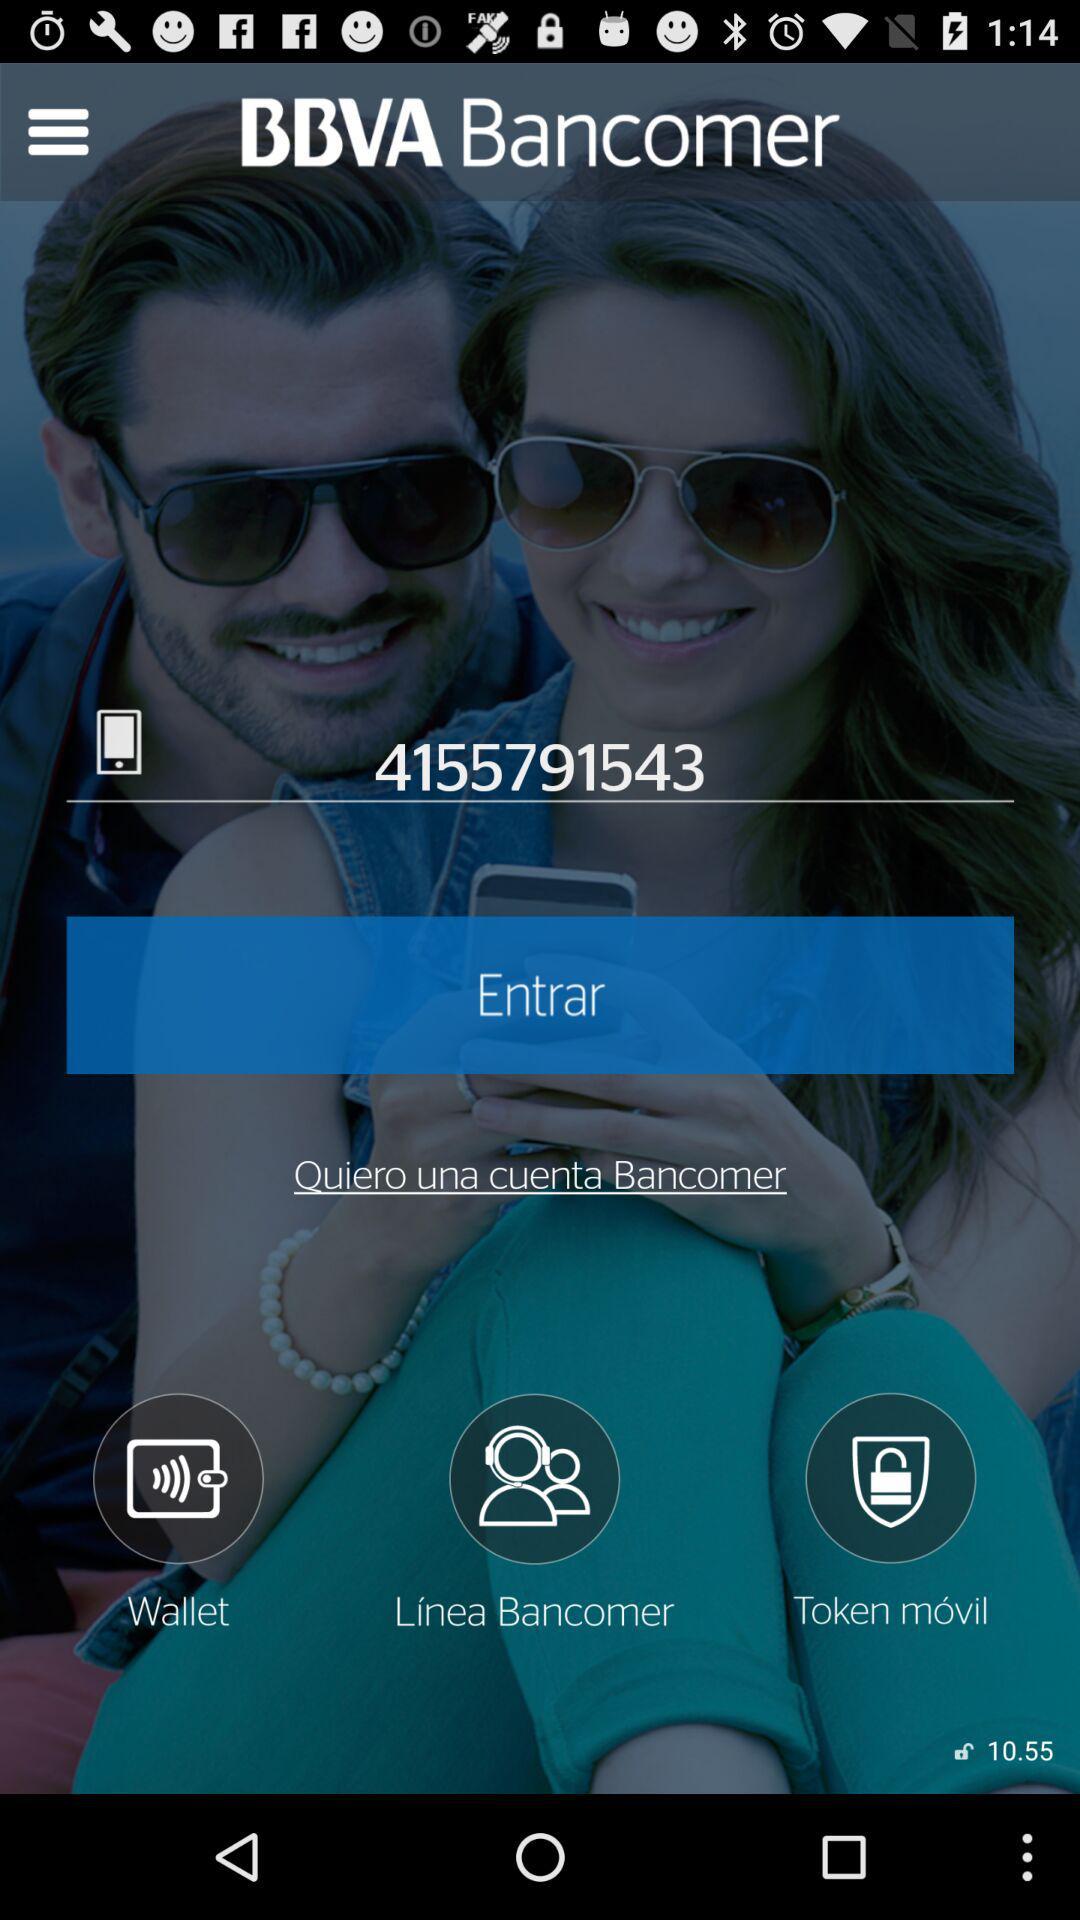  Describe the element at coordinates (889, 1511) in the screenshot. I see `log` at that location.